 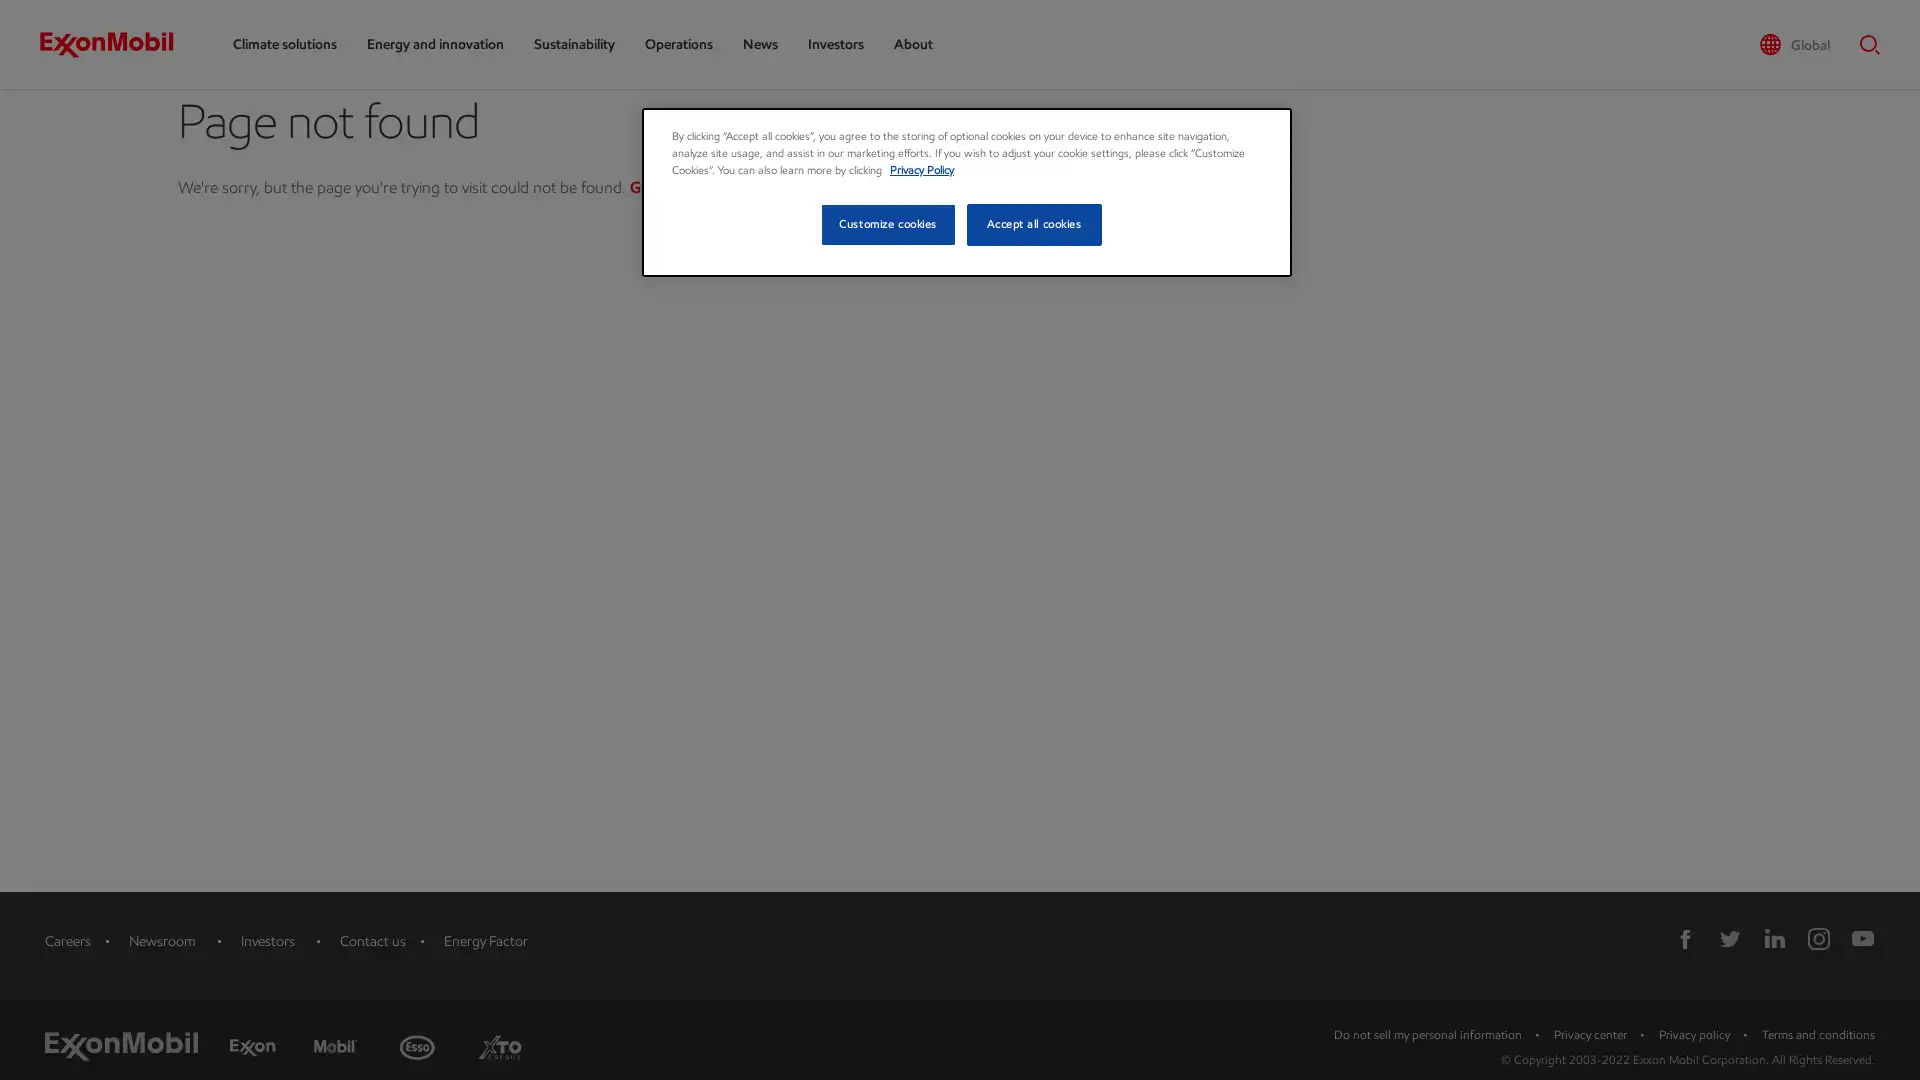 I want to click on Customize cookies, so click(x=886, y=224).